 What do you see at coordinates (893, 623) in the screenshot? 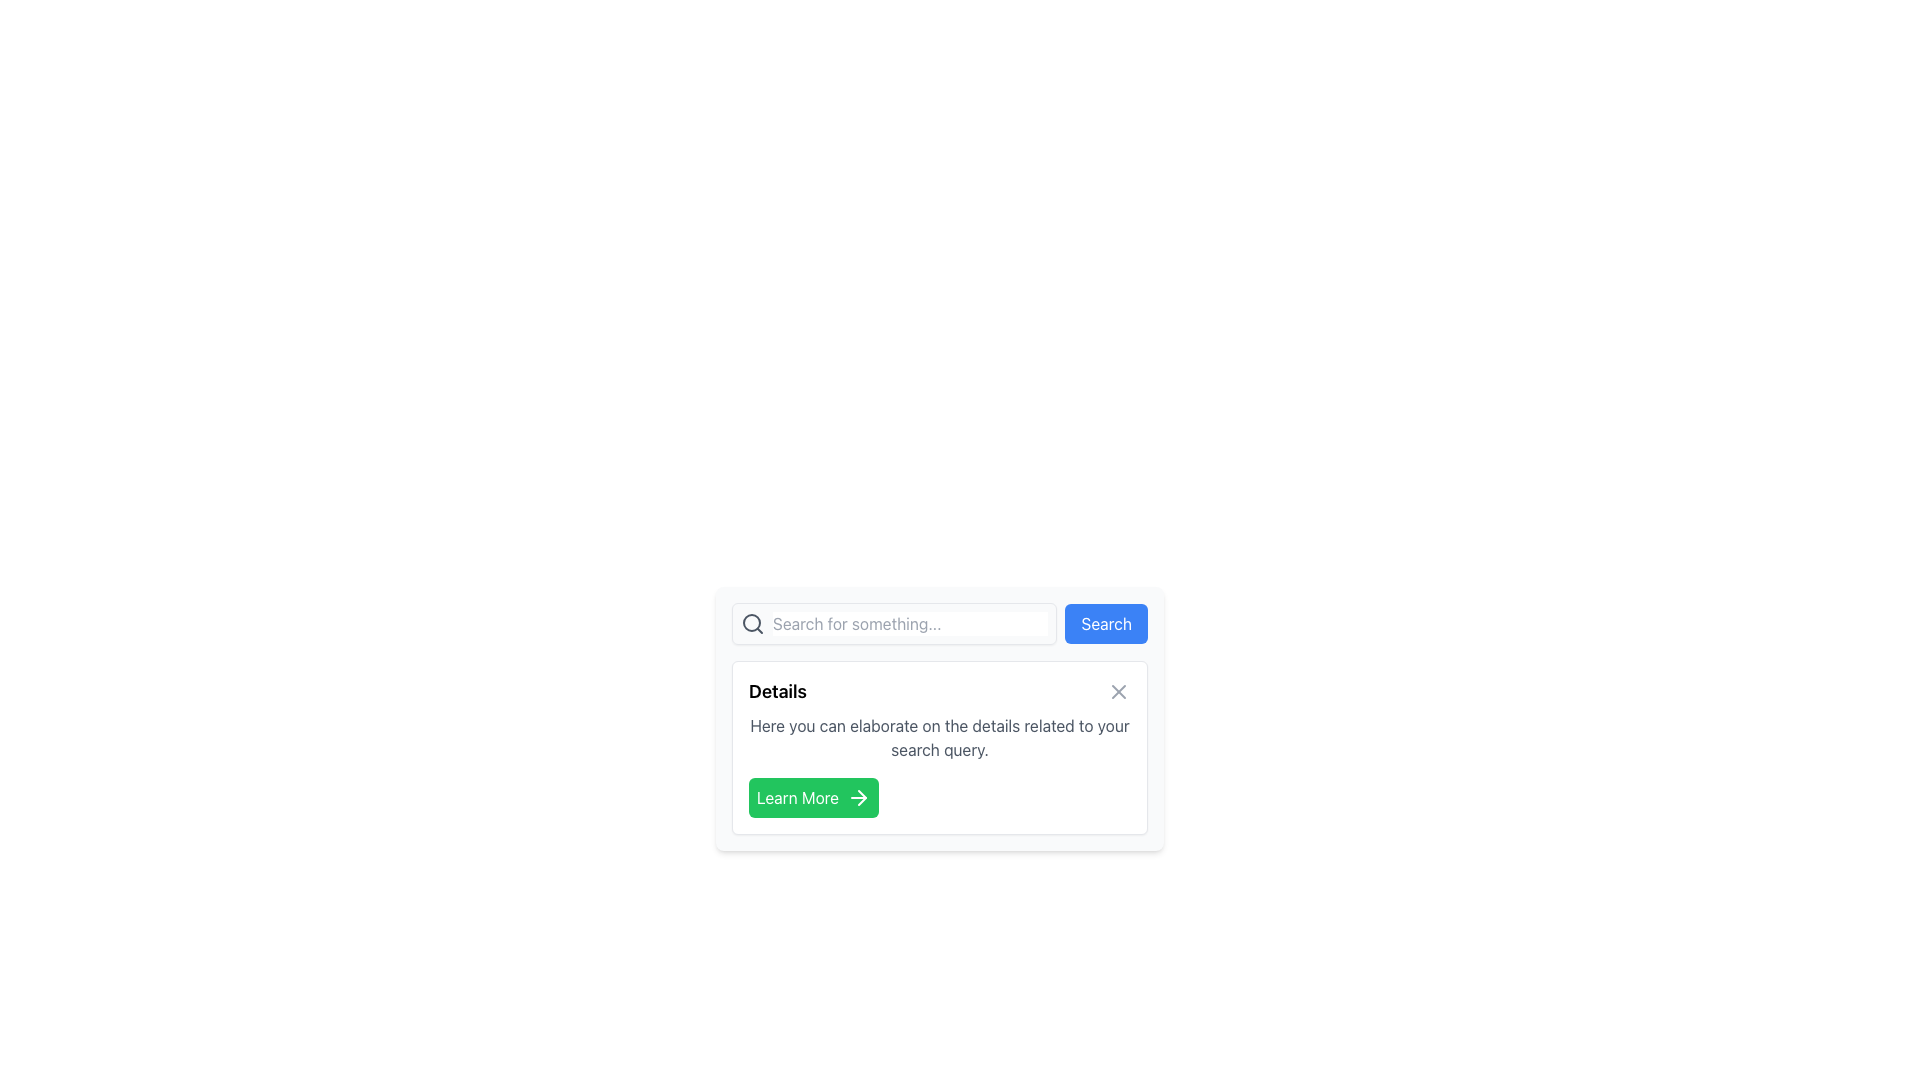
I see `the search bar text input field` at bounding box center [893, 623].